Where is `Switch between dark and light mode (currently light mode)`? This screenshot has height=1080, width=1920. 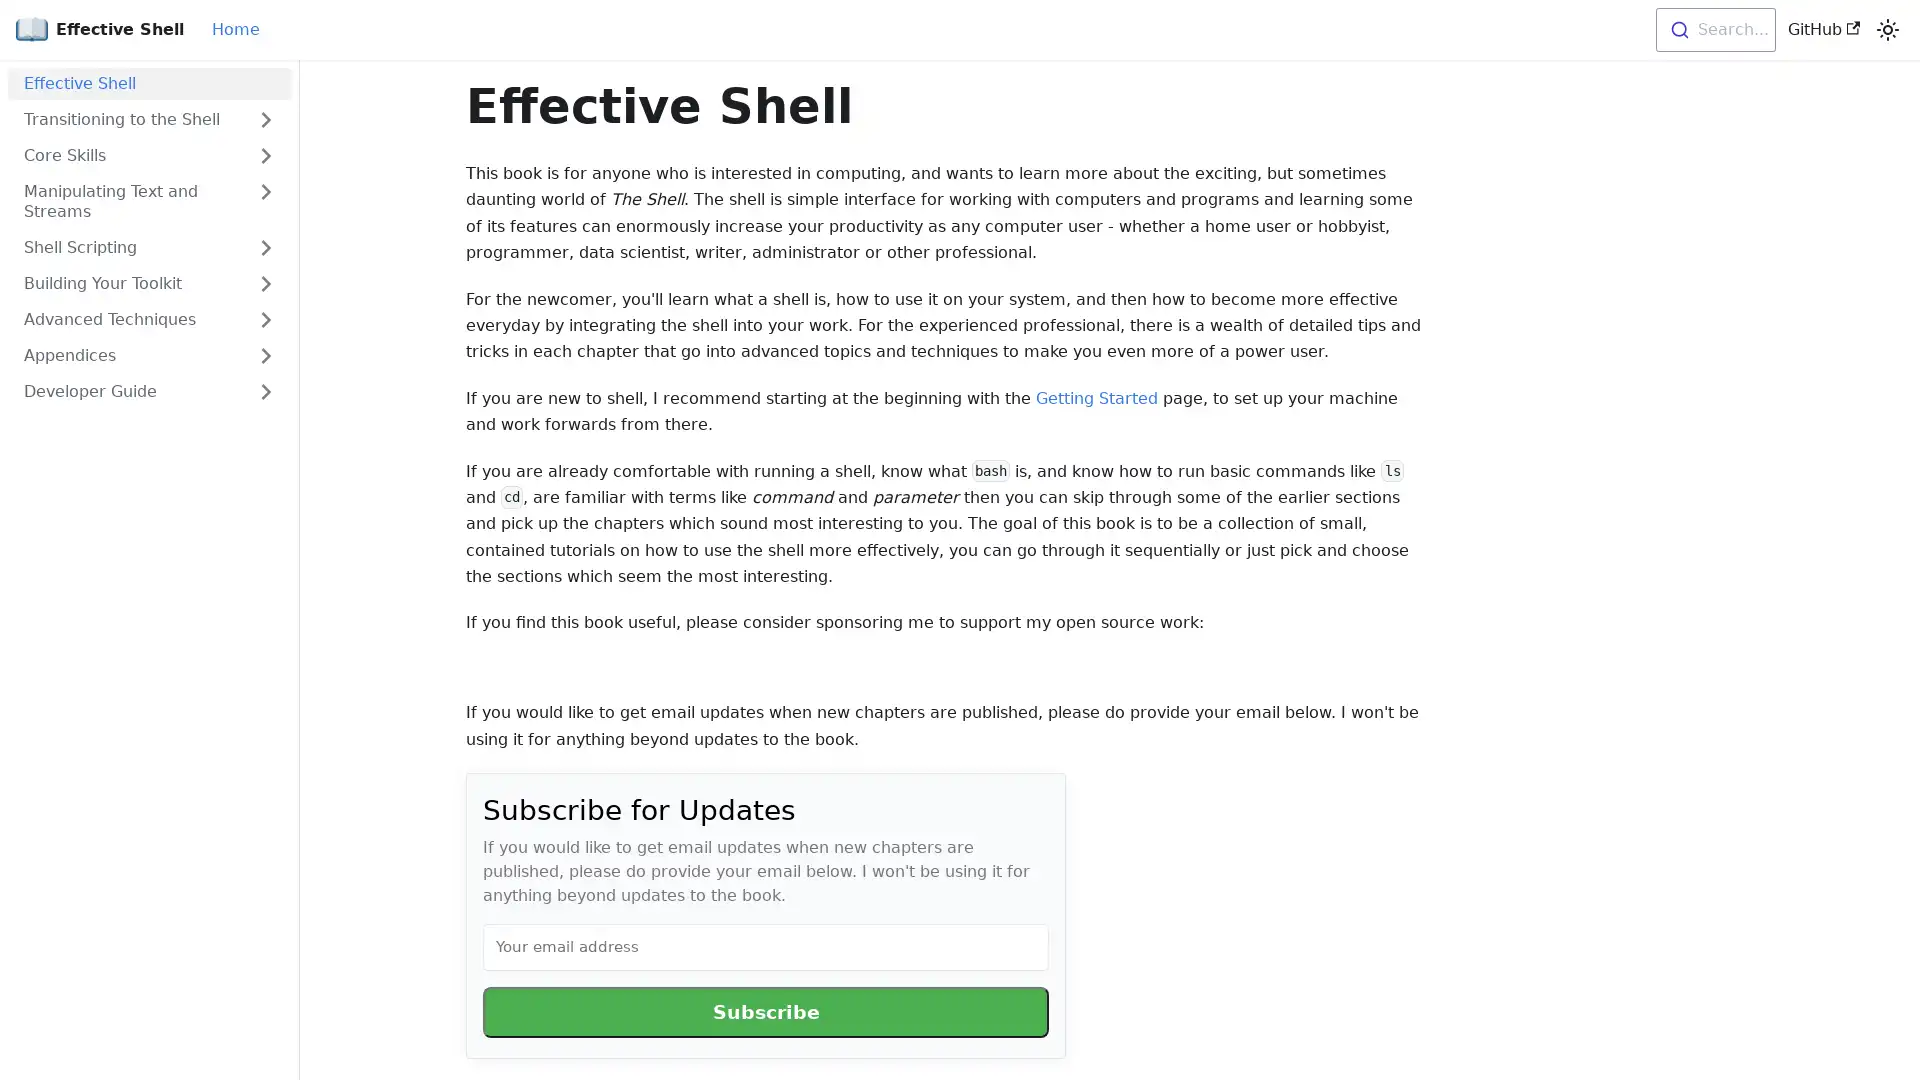 Switch between dark and light mode (currently light mode) is located at coordinates (1886, 30).